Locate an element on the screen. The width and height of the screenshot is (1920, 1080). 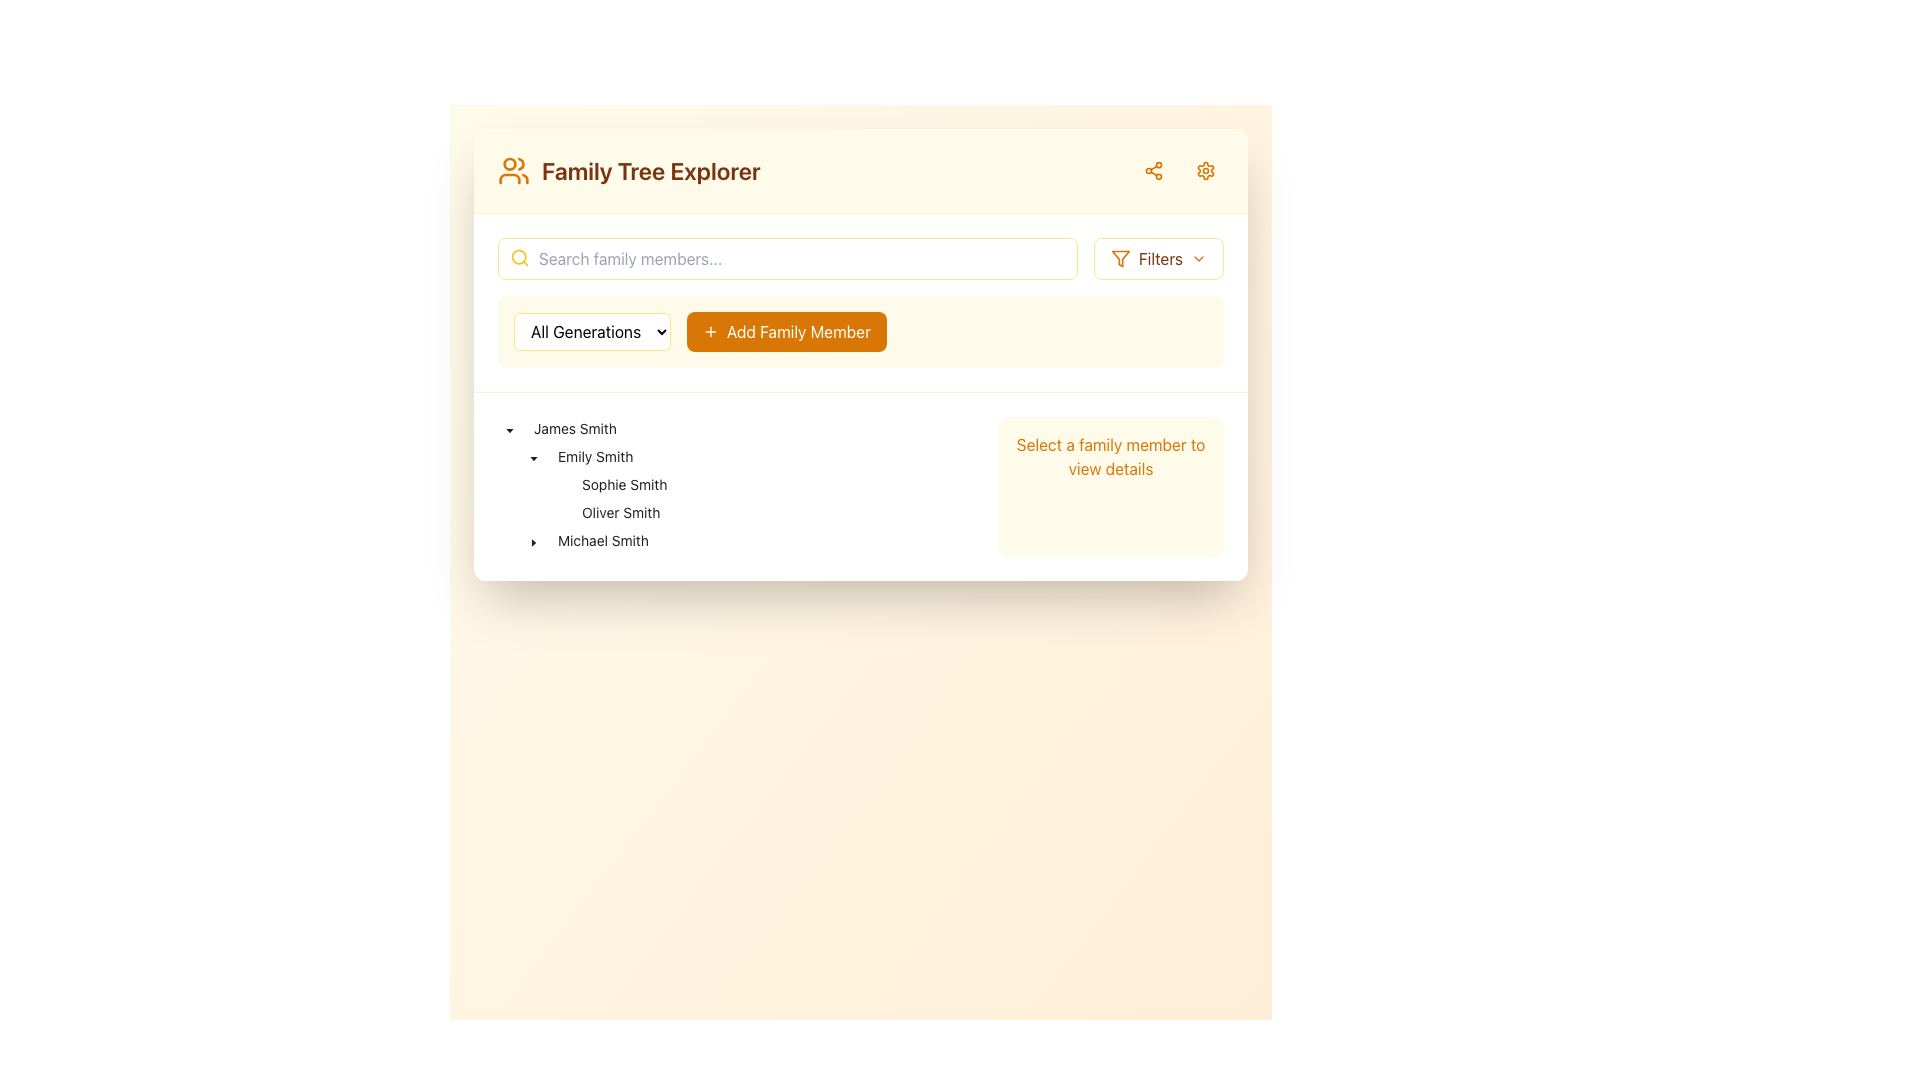
the circular share button with an amber color located in the top-right corner of the interface is located at coordinates (1153, 169).